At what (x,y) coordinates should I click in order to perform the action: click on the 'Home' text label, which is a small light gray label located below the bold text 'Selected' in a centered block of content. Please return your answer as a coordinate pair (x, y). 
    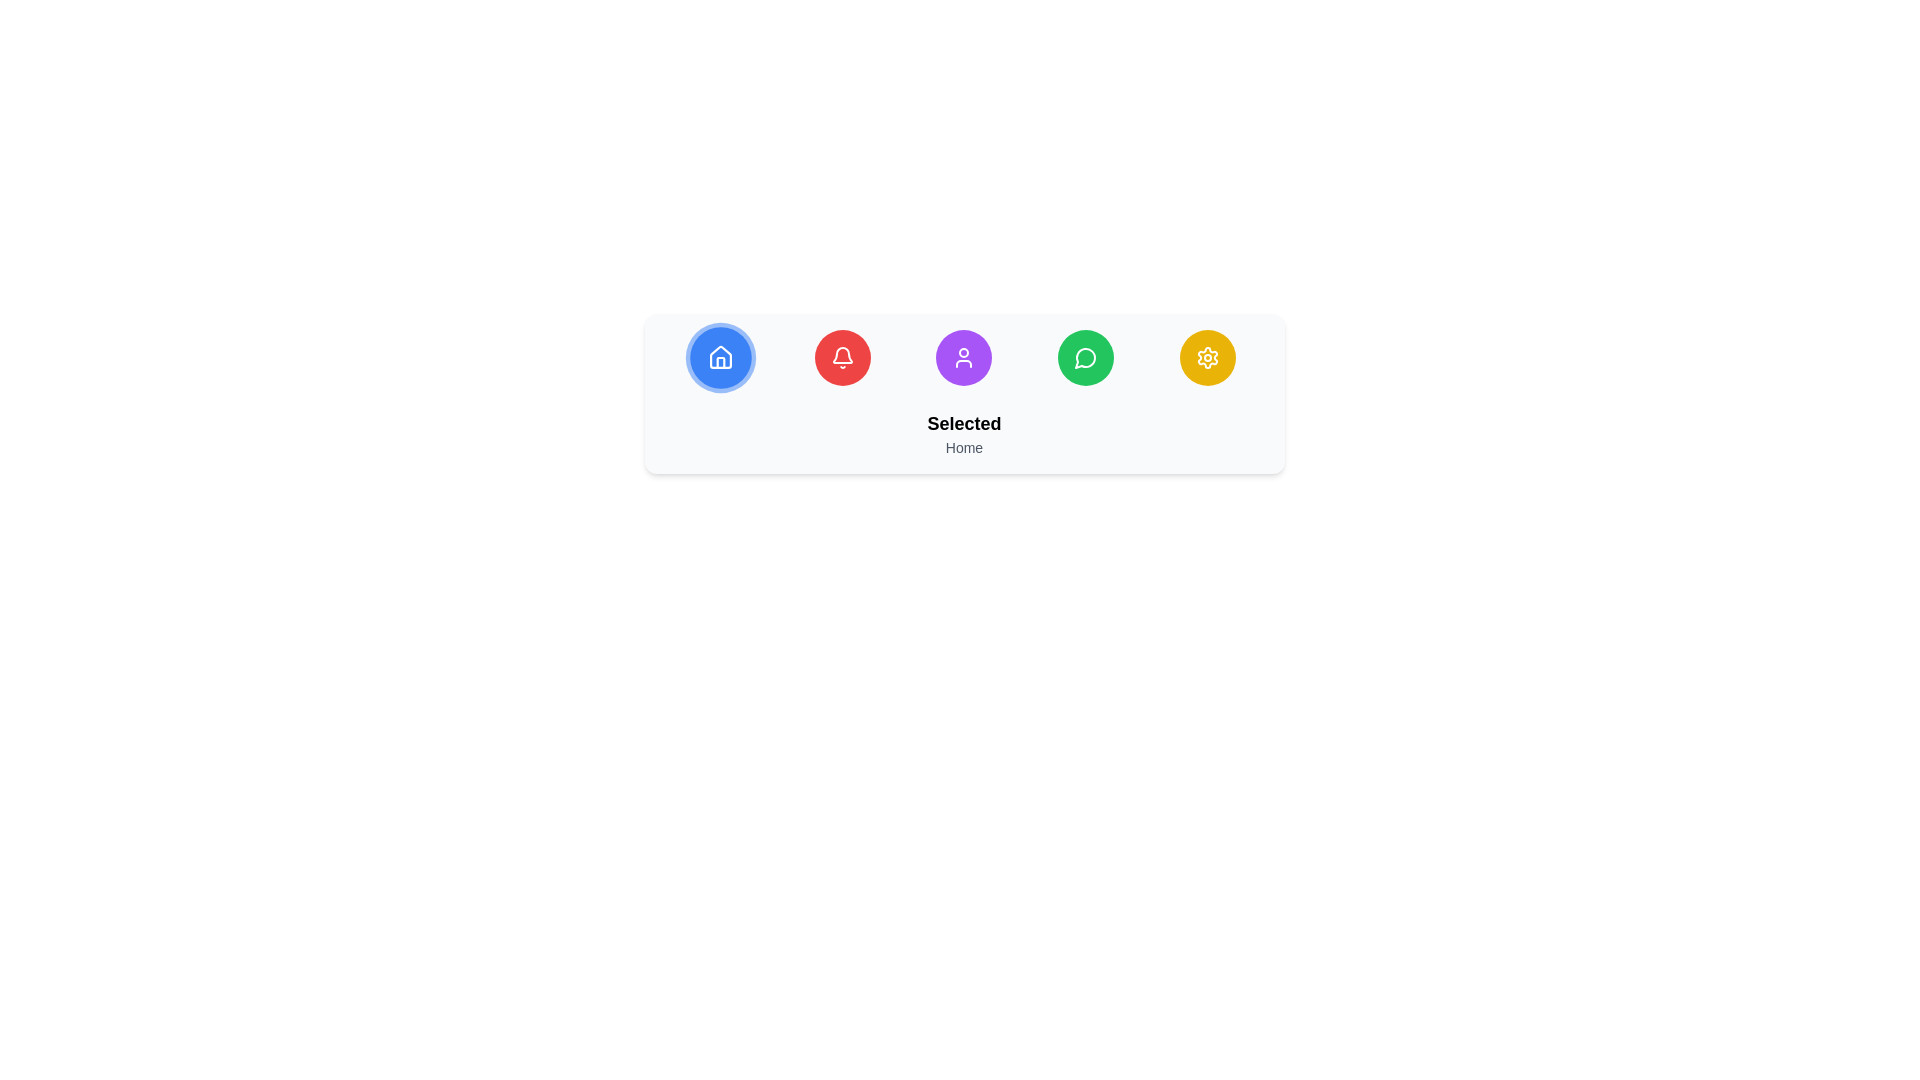
    Looking at the image, I should click on (964, 446).